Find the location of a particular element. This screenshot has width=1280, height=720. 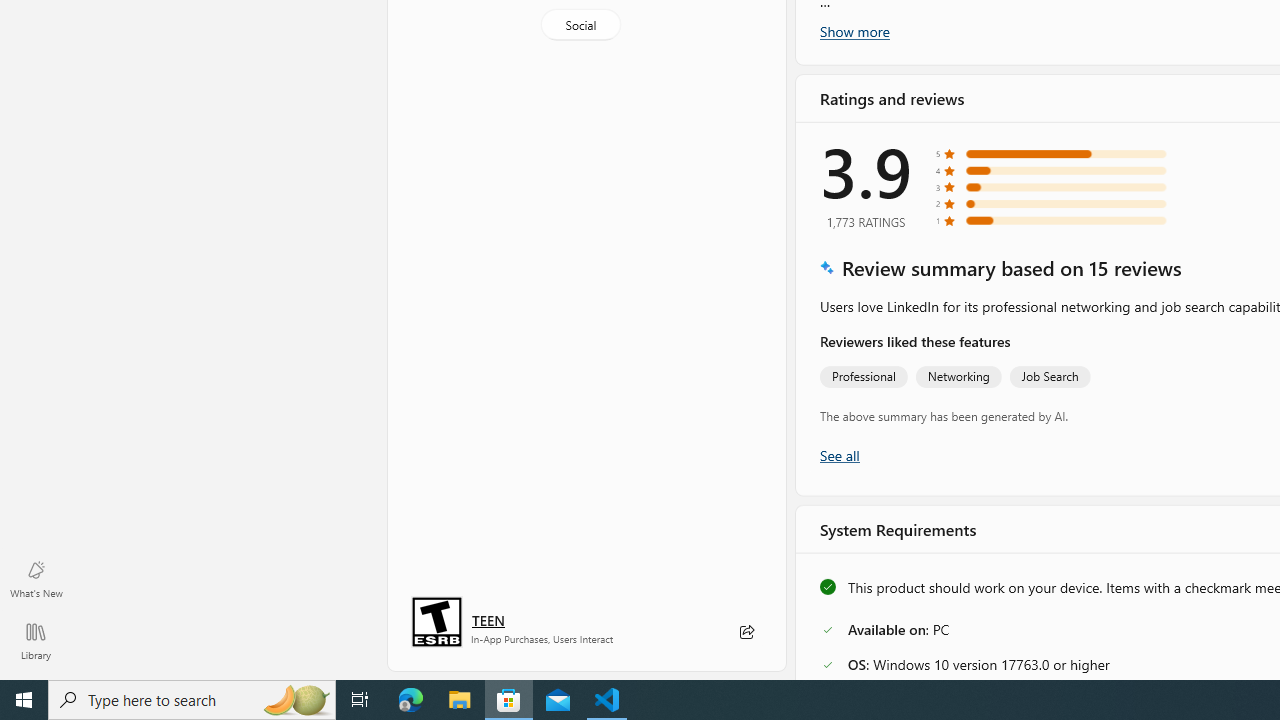

'Show all ratings and reviews' is located at coordinates (839, 454).